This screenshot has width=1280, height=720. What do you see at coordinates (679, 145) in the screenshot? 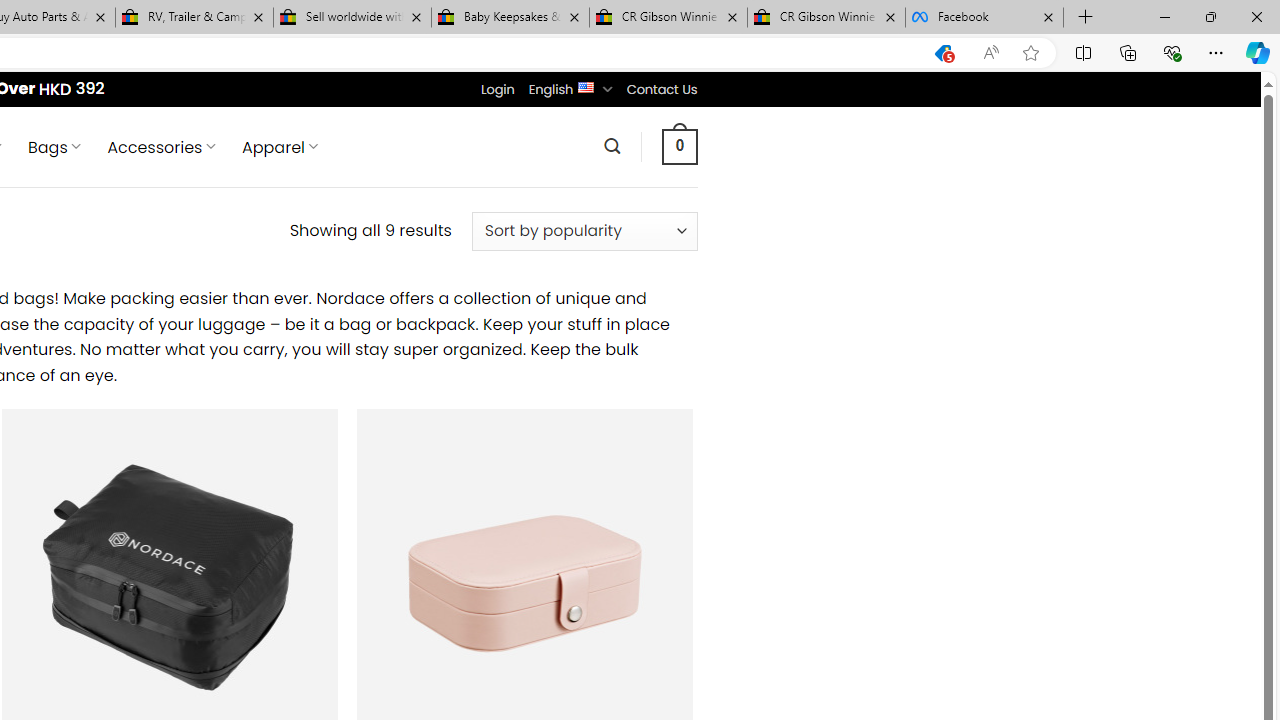
I see `' 0 '` at bounding box center [679, 145].